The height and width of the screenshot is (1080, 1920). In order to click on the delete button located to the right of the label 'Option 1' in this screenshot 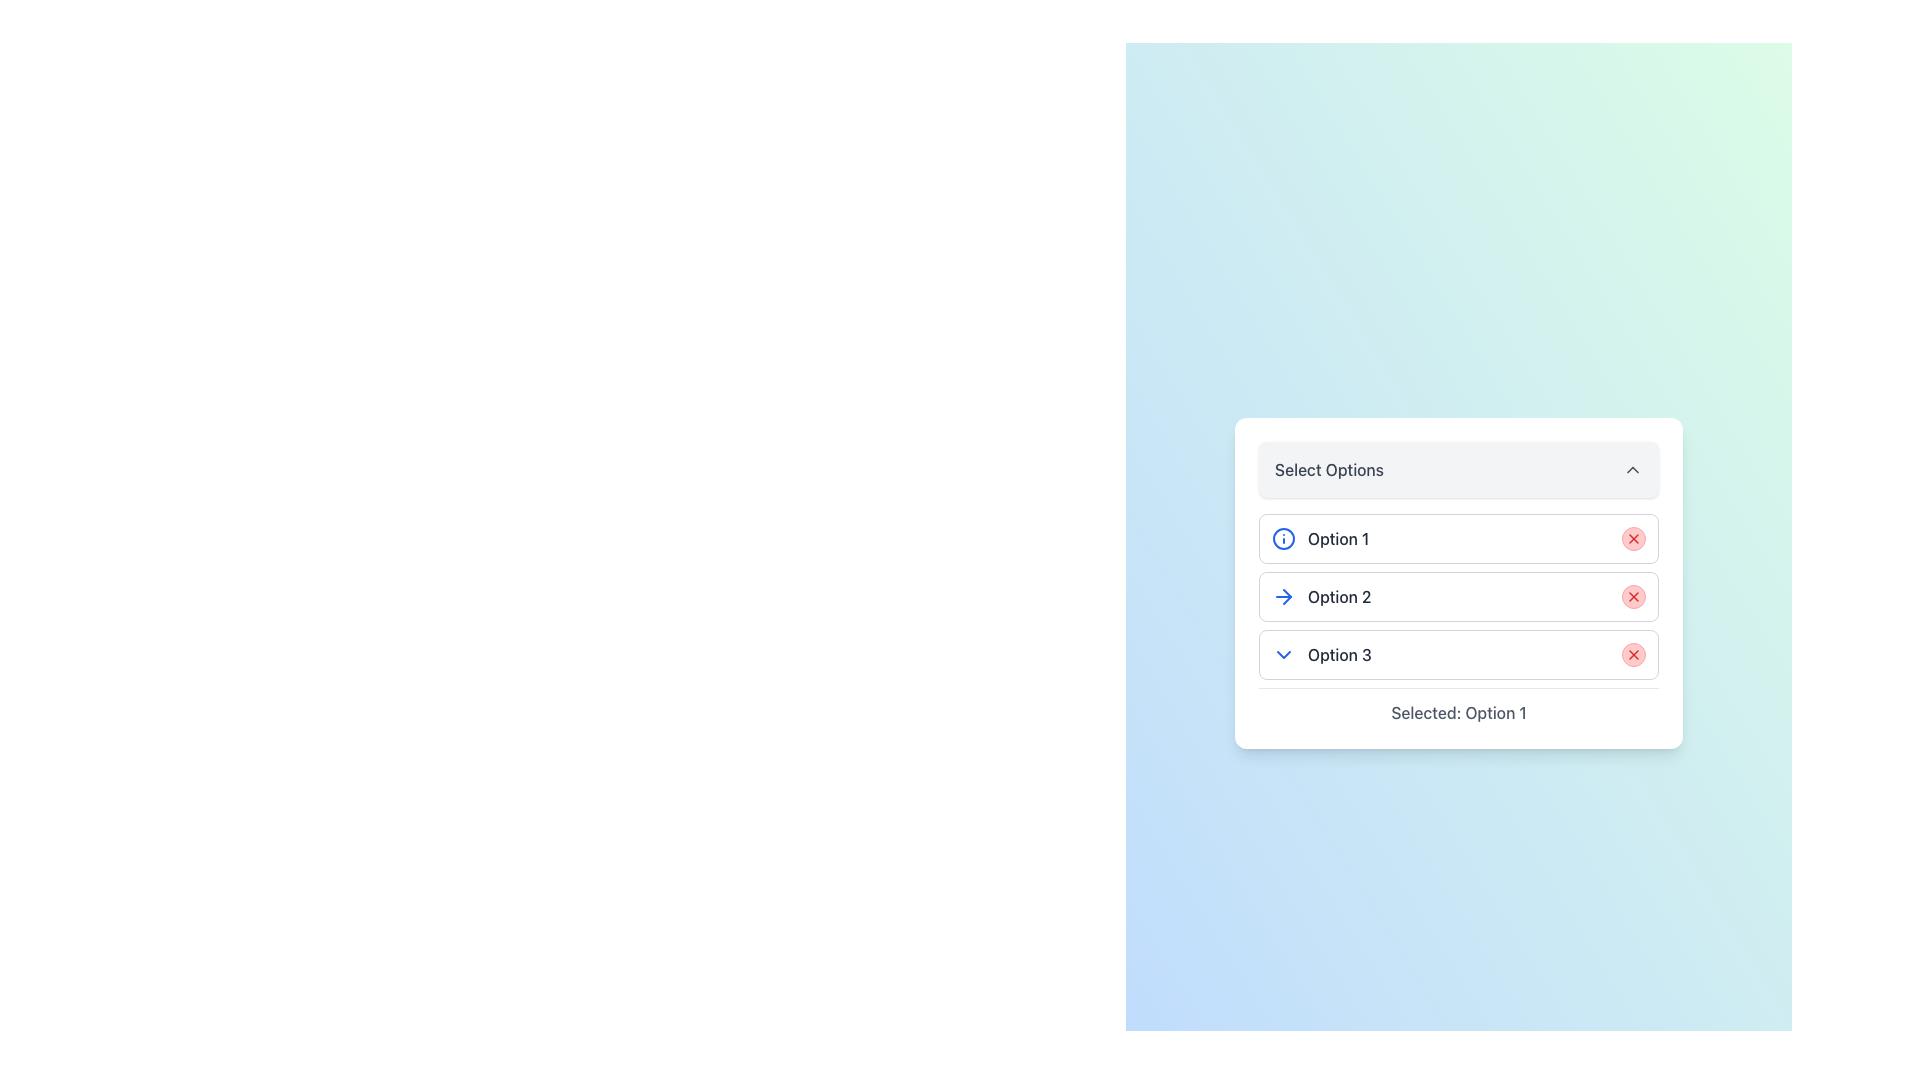, I will do `click(1633, 536)`.